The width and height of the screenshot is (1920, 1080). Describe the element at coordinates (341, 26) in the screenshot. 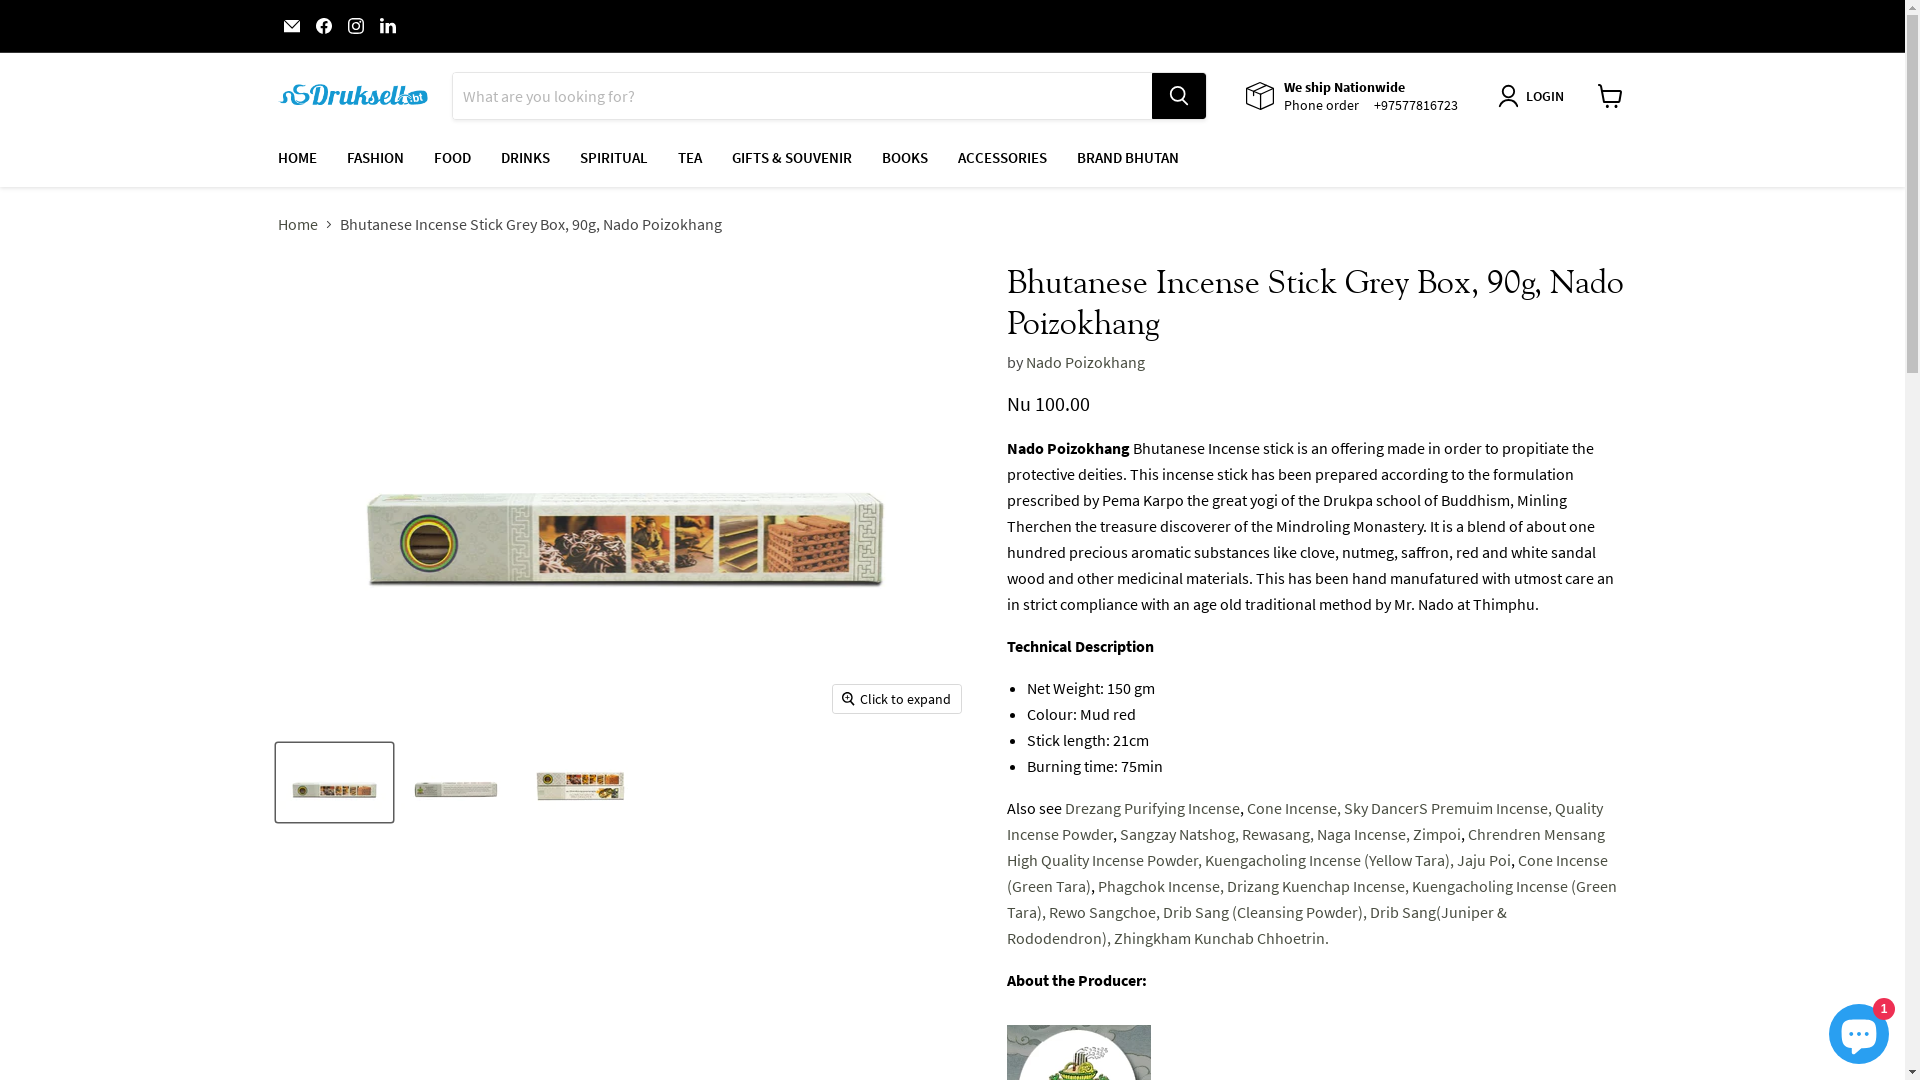

I see `'Find us on Instagram'` at that location.